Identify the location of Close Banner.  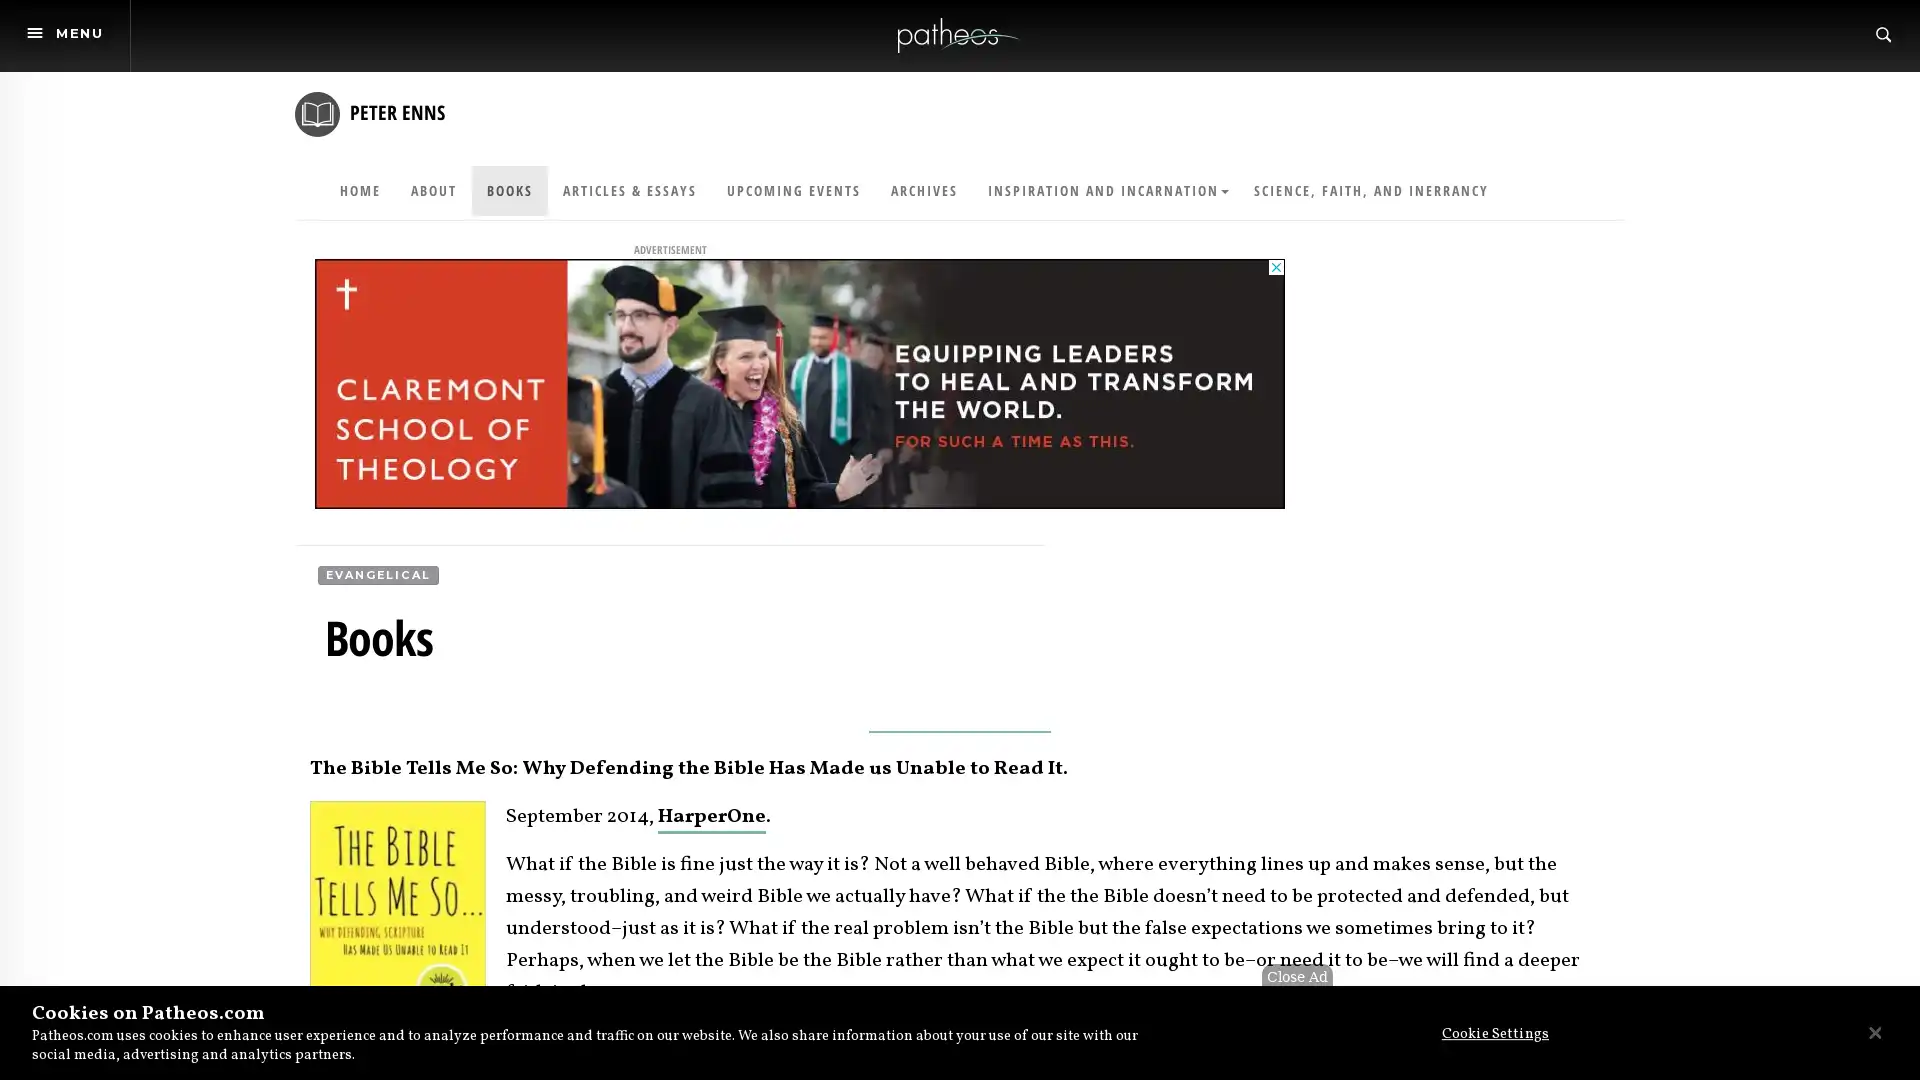
(1873, 1032).